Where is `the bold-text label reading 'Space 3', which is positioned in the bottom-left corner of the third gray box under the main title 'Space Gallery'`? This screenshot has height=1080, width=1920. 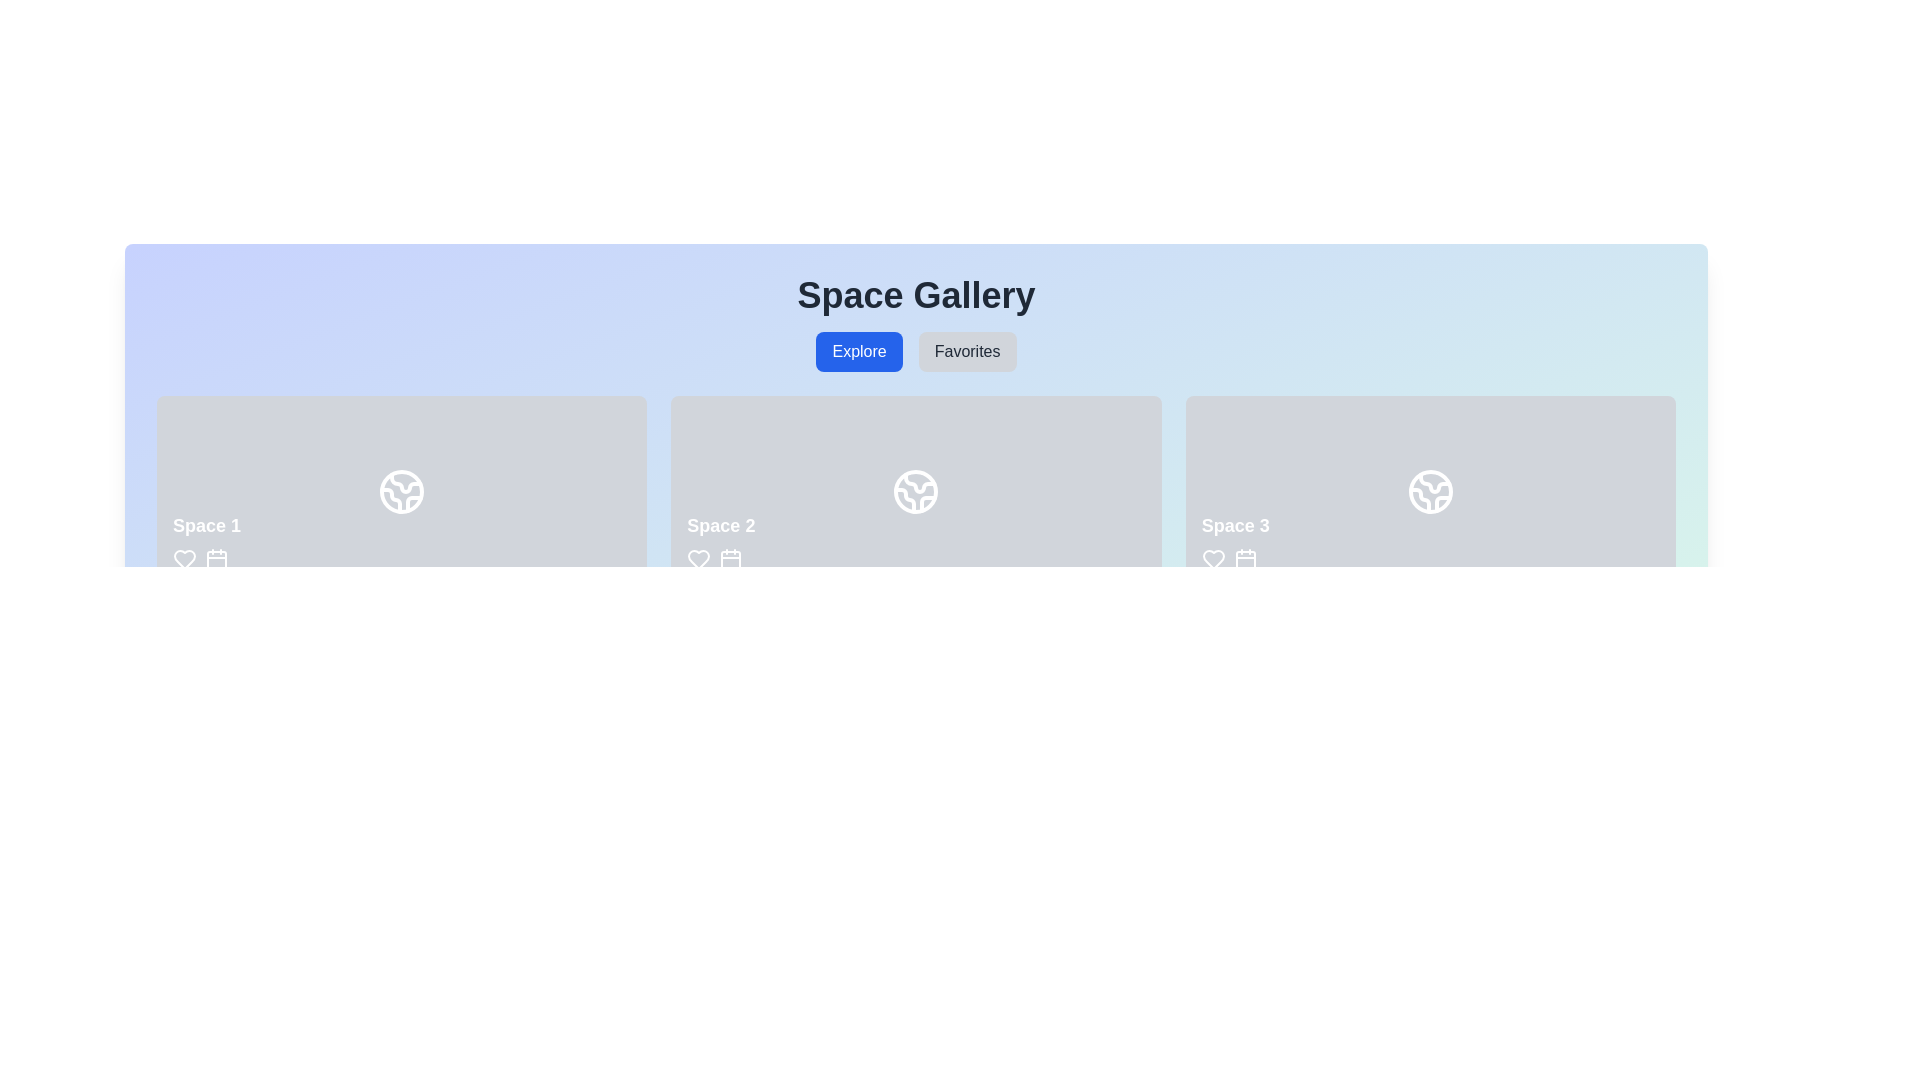
the bold-text label reading 'Space 3', which is positioned in the bottom-left corner of the third gray box under the main title 'Space Gallery' is located at coordinates (1234, 524).